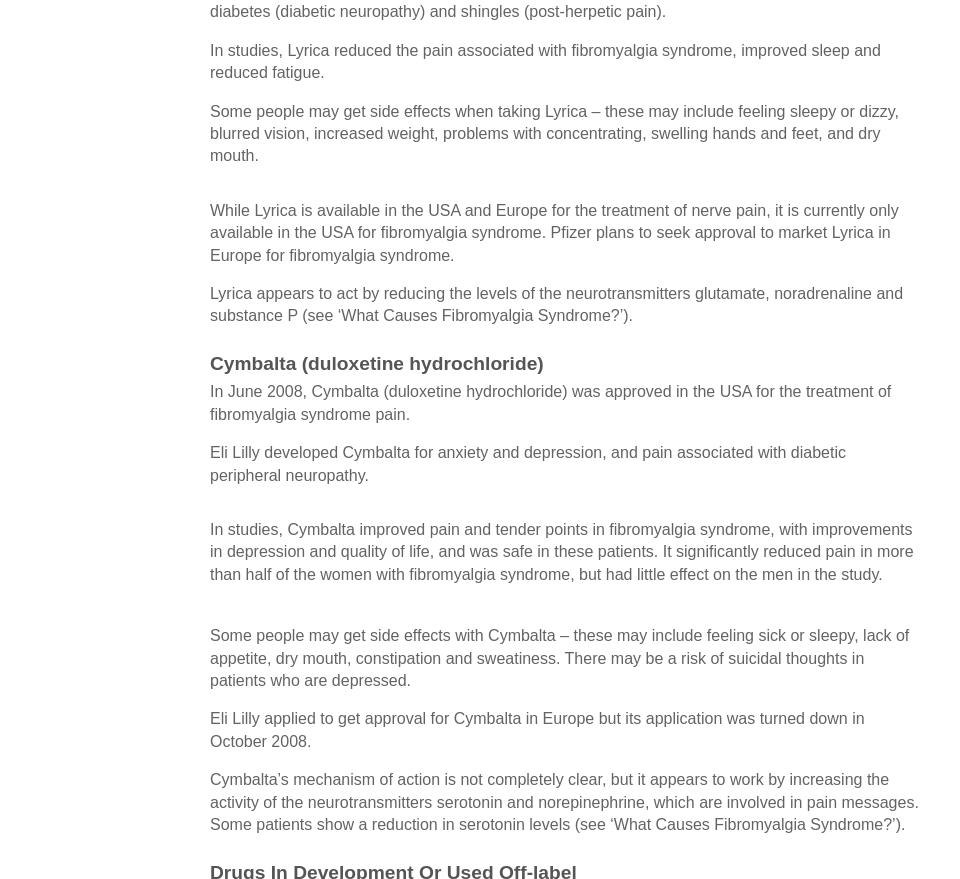 This screenshot has height=879, width=960. What do you see at coordinates (554, 231) in the screenshot?
I see `'While Lyrica is available in the USA and Europe for the treatment of nerve pain, it is currently only available in the USA for fibromyalgia syndrome. Pfizer plans to seek approval to market Lyrica in Europe for fibromyalgia syndrome.'` at bounding box center [554, 231].